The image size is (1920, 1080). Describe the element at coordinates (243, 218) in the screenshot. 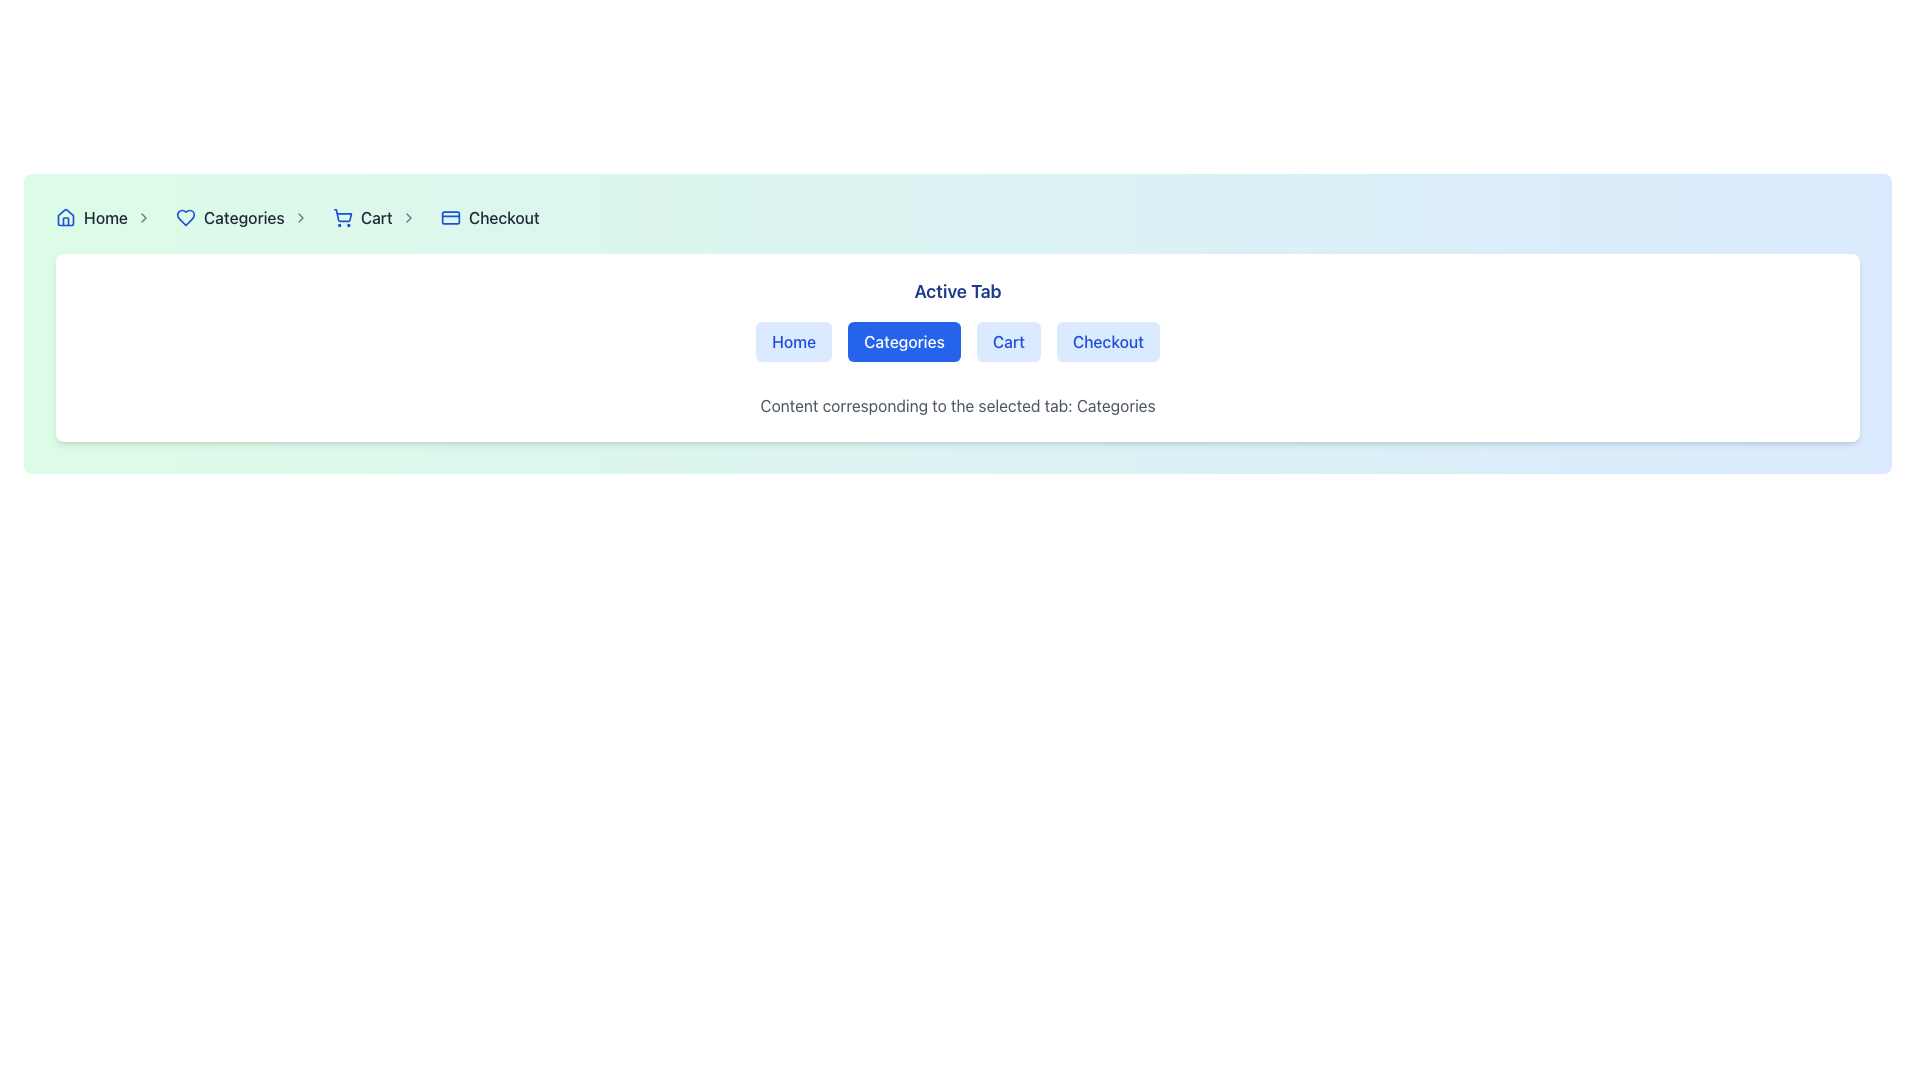

I see `the 'Categories' hyperlink in the navigation bar` at that location.